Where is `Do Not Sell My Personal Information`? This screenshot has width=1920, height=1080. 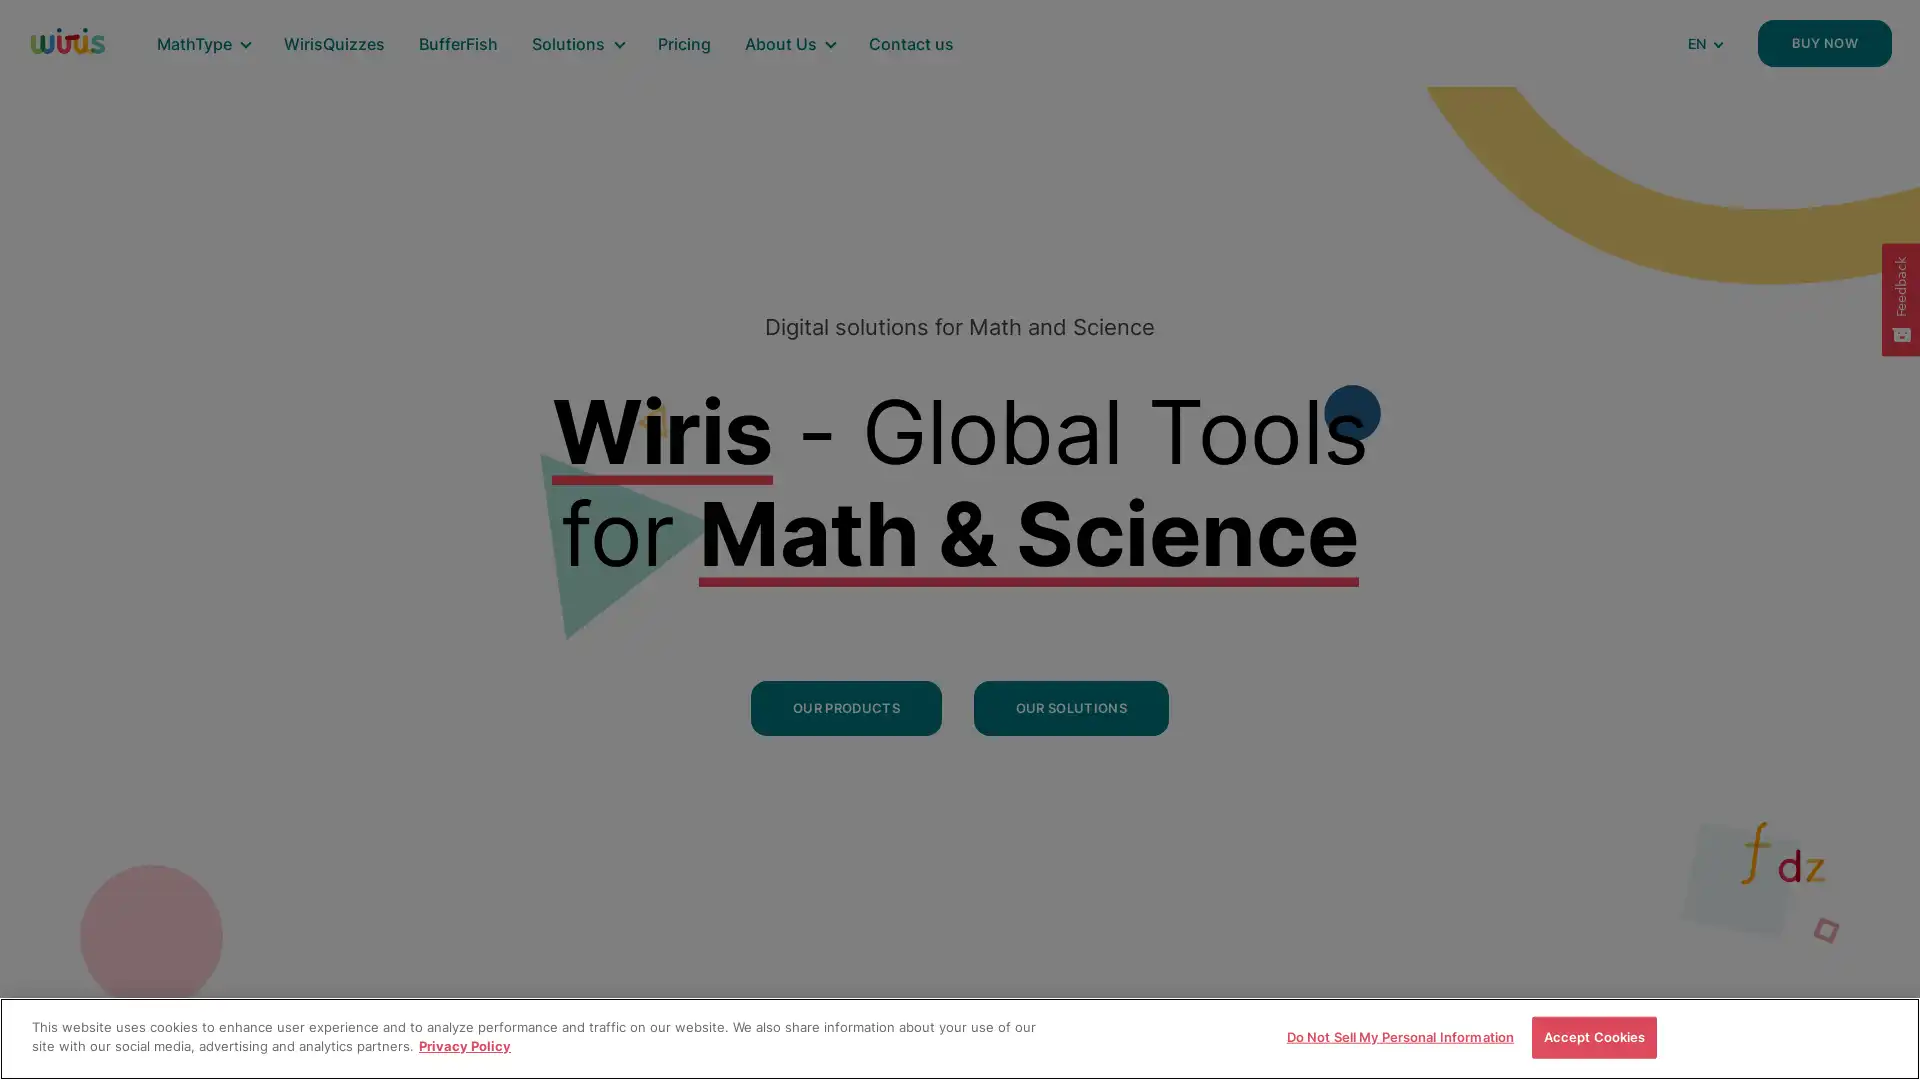 Do Not Sell My Personal Information is located at coordinates (1399, 1036).